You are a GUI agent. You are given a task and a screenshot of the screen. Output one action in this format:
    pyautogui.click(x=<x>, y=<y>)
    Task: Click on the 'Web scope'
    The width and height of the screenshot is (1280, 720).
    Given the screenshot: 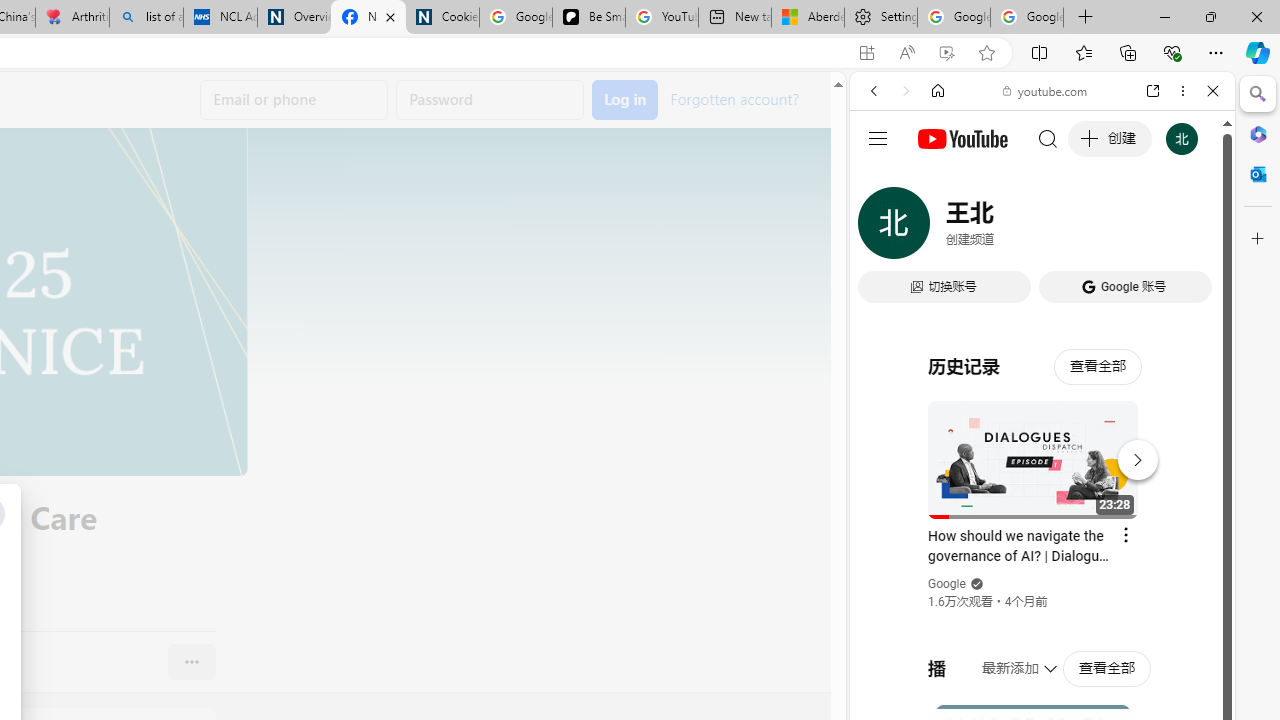 What is the action you would take?
    pyautogui.click(x=881, y=180)
    